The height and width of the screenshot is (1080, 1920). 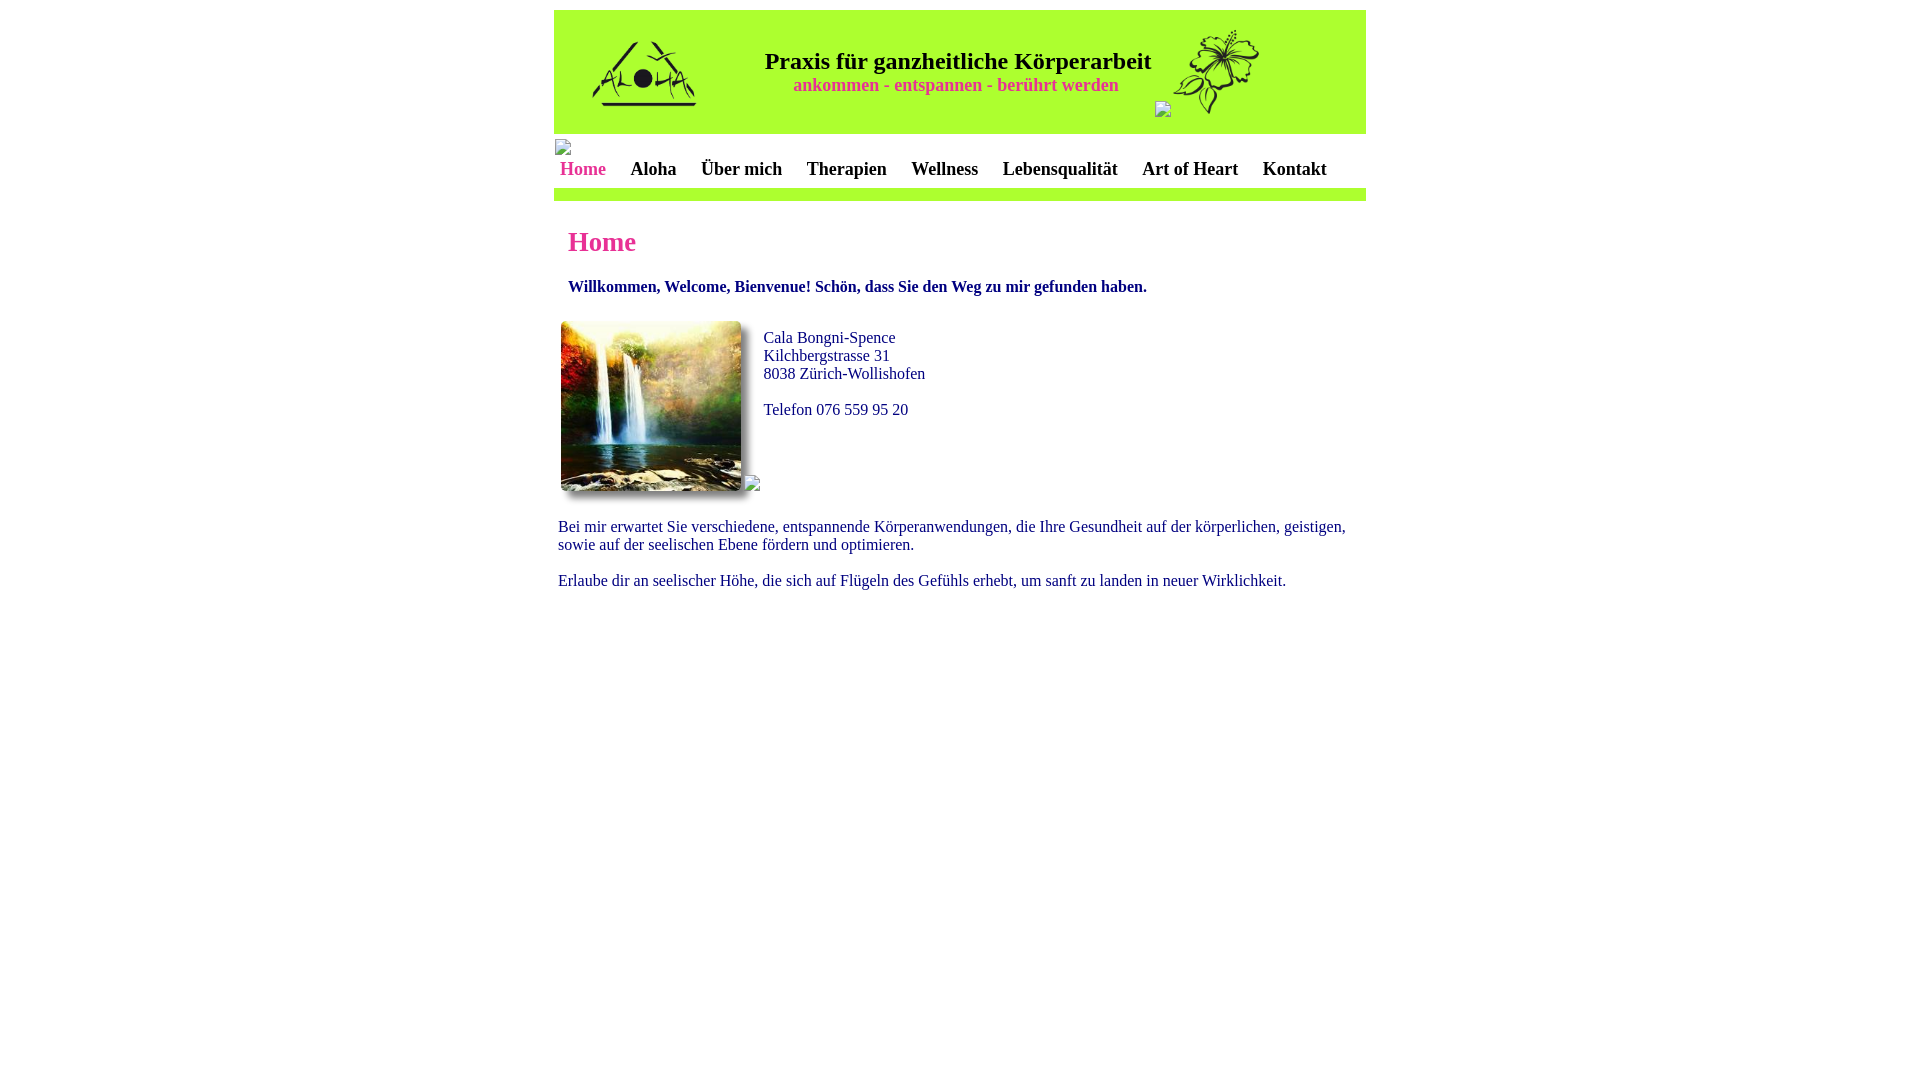 What do you see at coordinates (653, 168) in the screenshot?
I see `'Aloha'` at bounding box center [653, 168].